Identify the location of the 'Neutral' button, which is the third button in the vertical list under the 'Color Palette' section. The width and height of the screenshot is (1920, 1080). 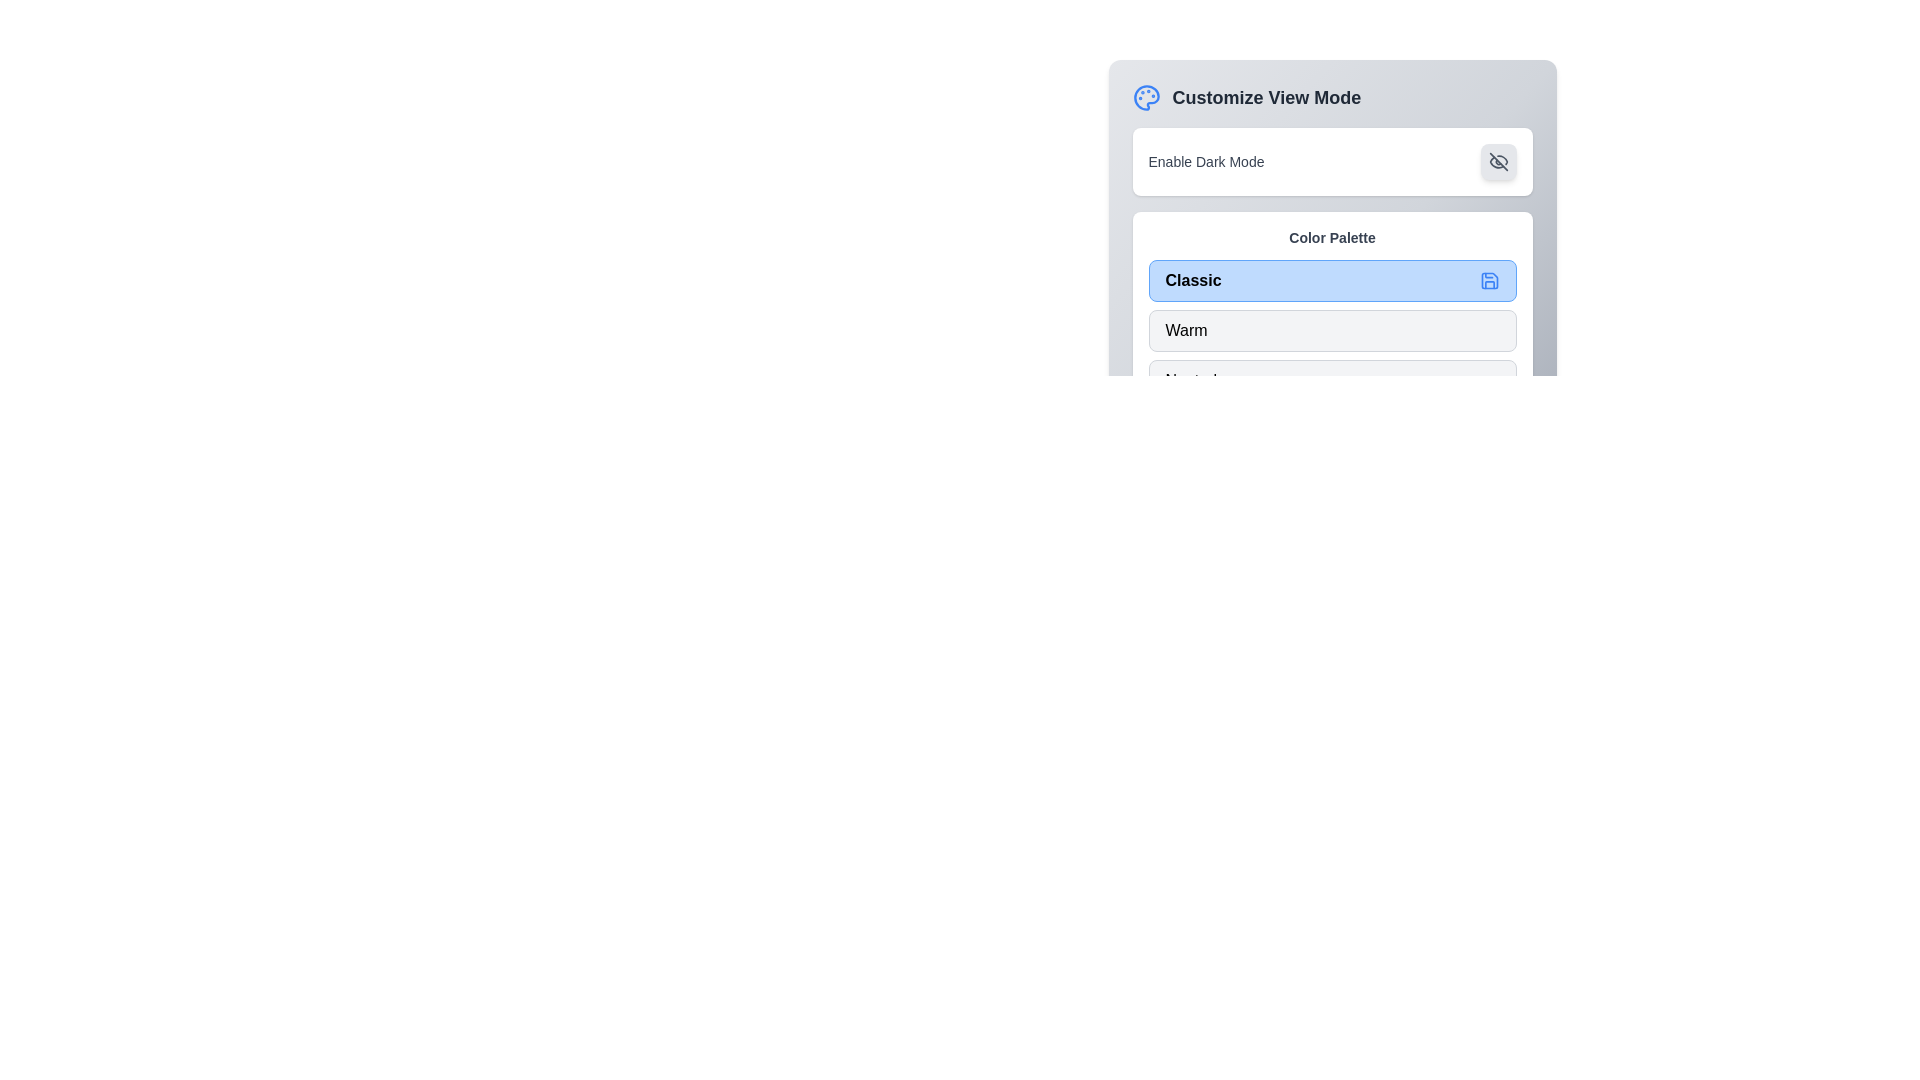
(1332, 381).